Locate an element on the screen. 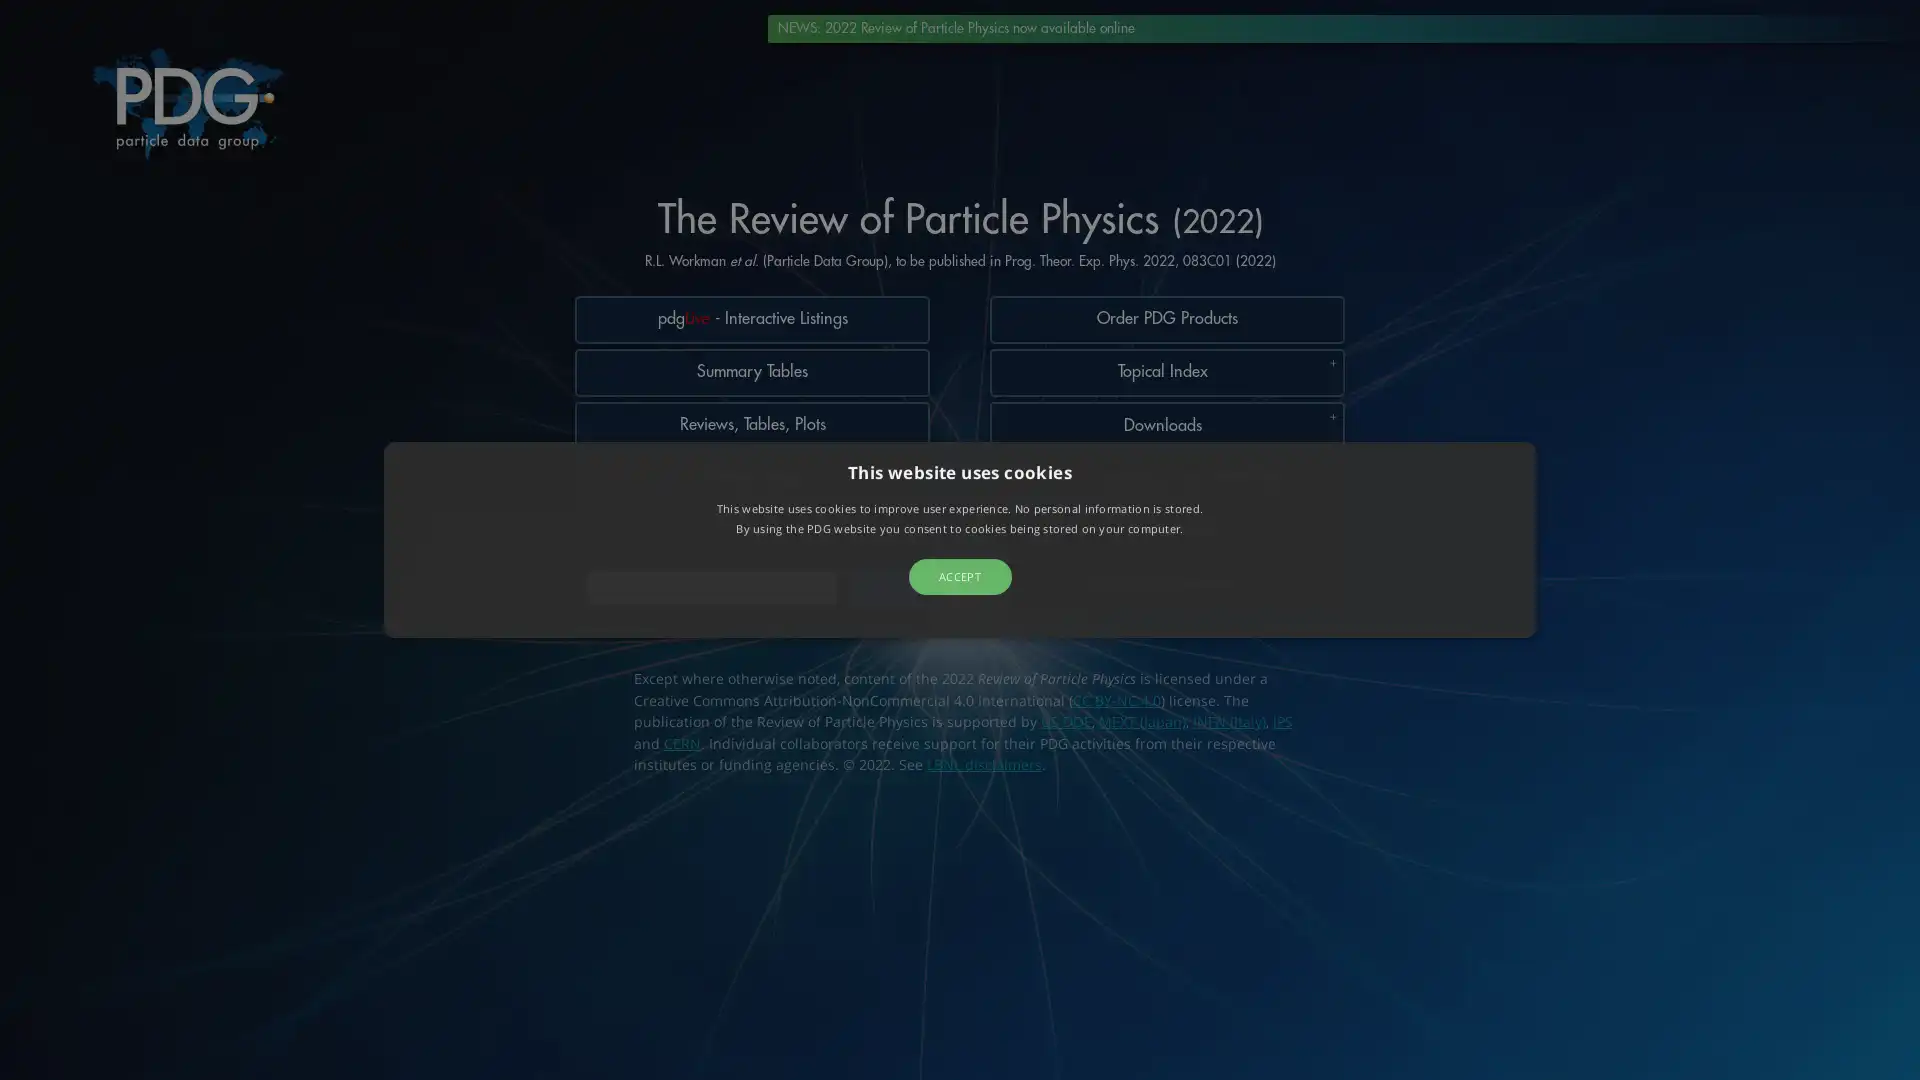 The height and width of the screenshot is (1080, 1920). Non-PDG Resources + is located at coordinates (1166, 606).